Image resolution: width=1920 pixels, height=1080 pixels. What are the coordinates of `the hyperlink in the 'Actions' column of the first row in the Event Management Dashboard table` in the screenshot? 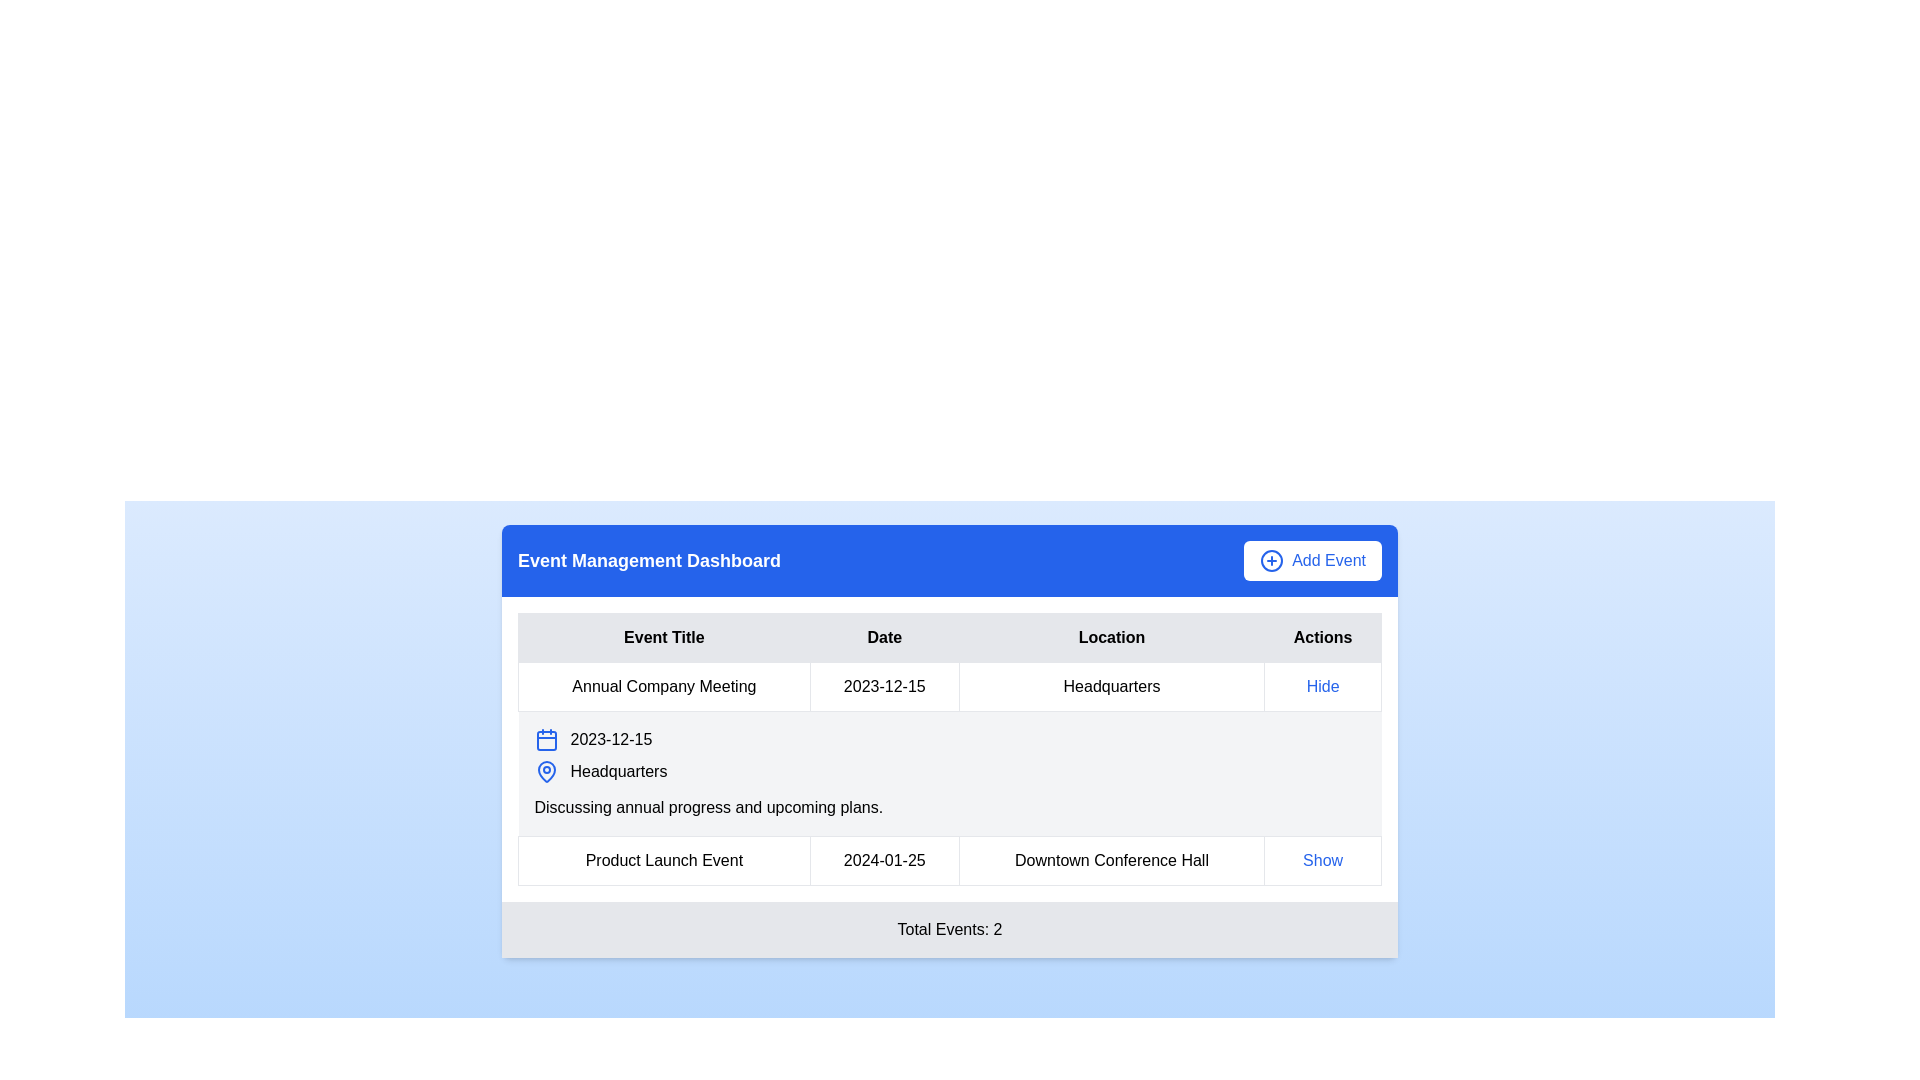 It's located at (1323, 685).